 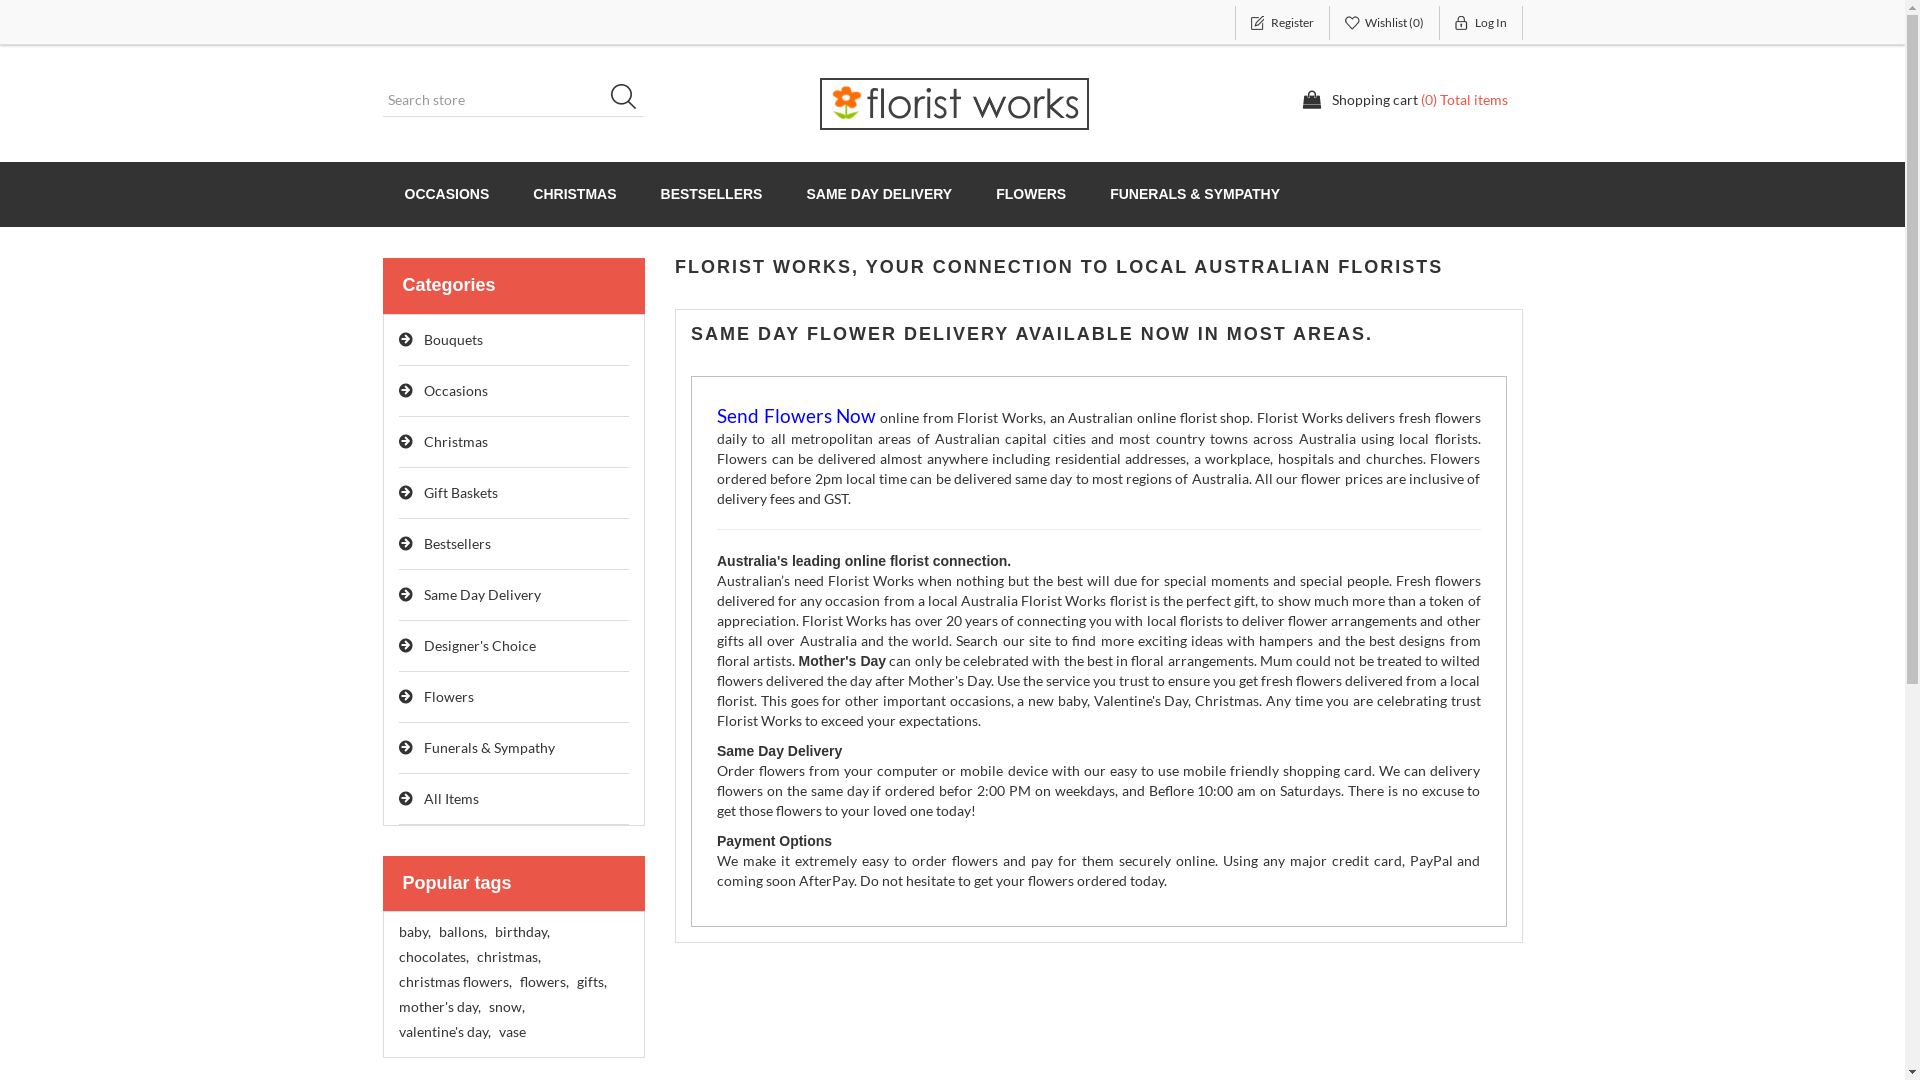 What do you see at coordinates (544, 981) in the screenshot?
I see `'flowers,'` at bounding box center [544, 981].